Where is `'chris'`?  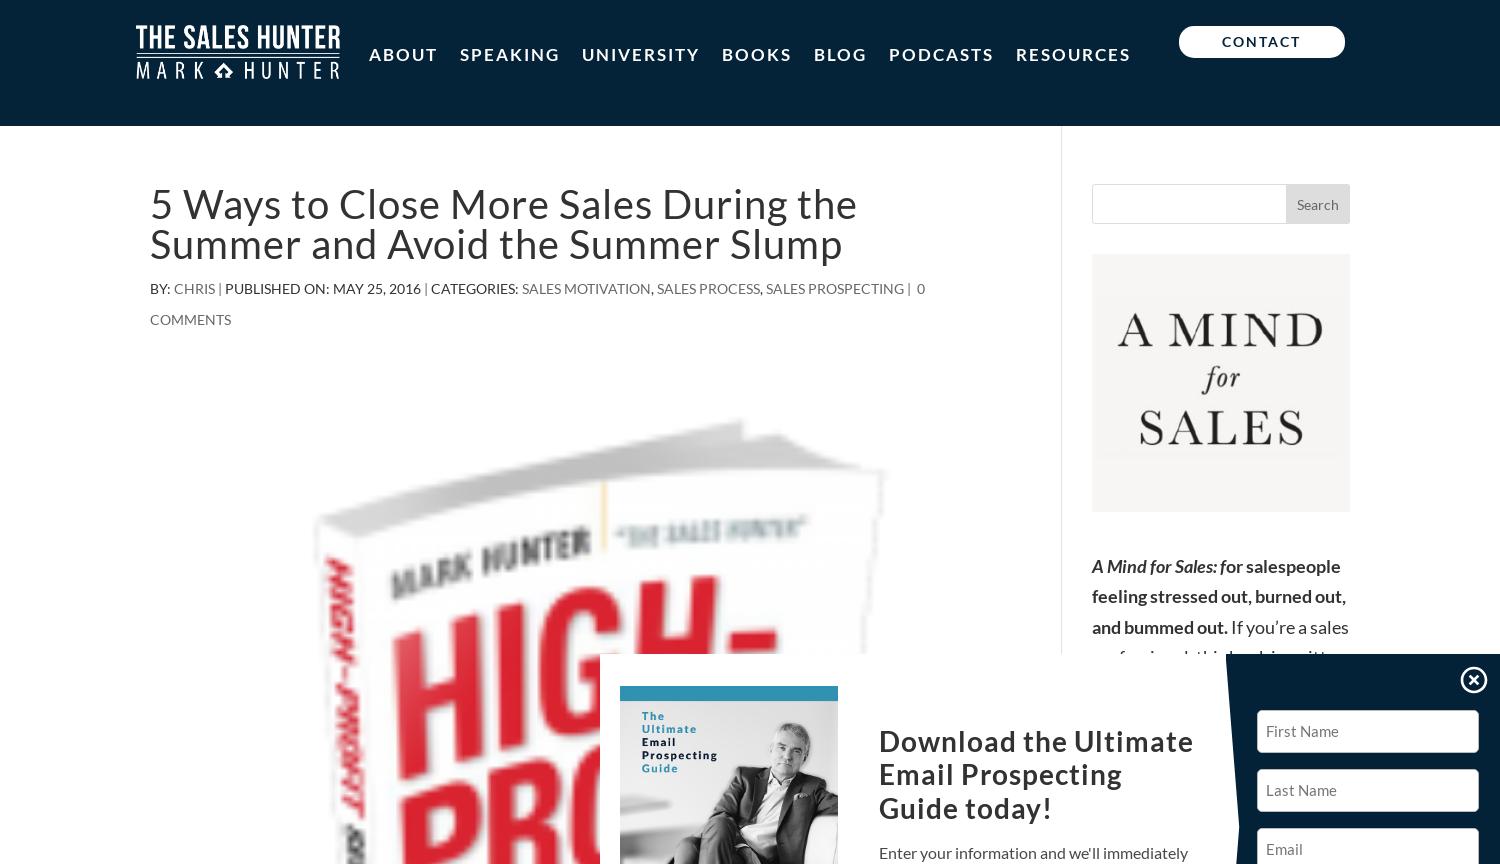
'chris' is located at coordinates (174, 288).